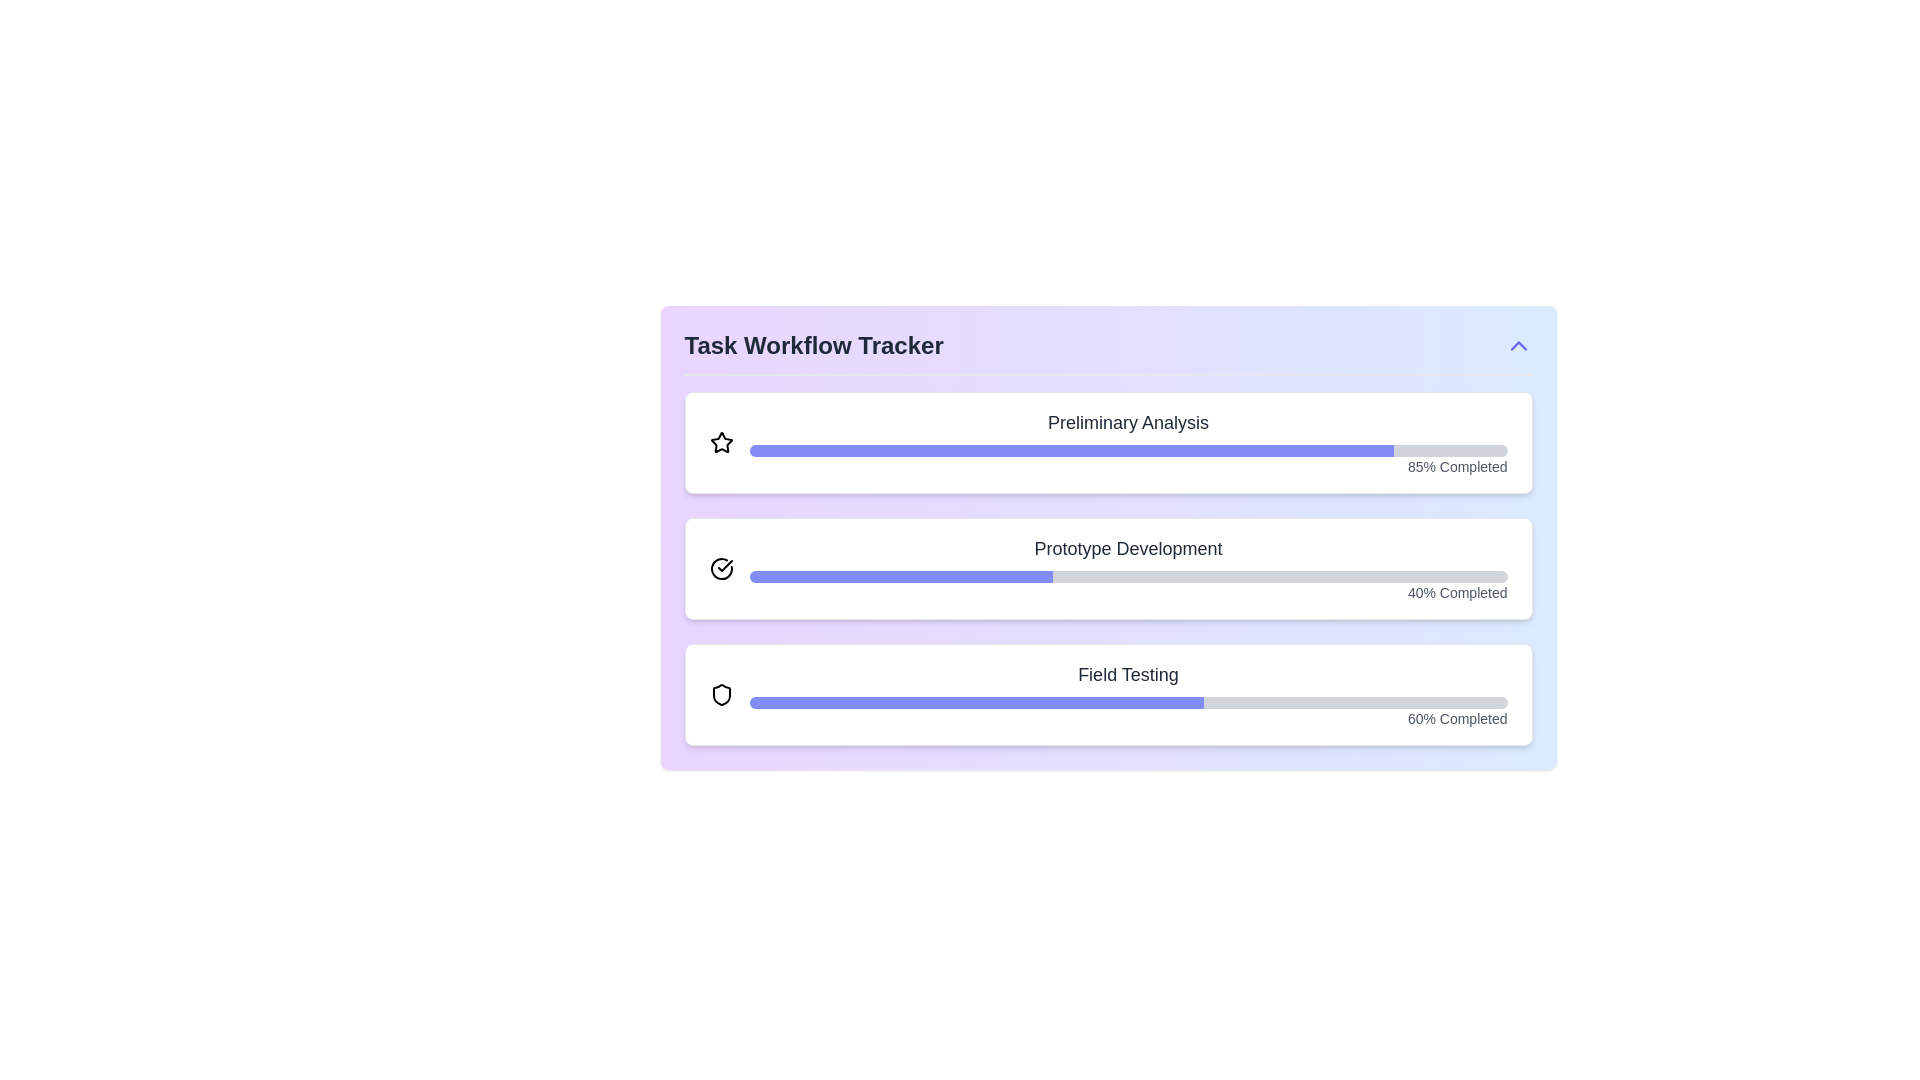  I want to click on the 'Field Testing' Progress tracker module, which displays a 60% completion progress bar and is located within a vertical list of progress tracking items, so click(1107, 693).